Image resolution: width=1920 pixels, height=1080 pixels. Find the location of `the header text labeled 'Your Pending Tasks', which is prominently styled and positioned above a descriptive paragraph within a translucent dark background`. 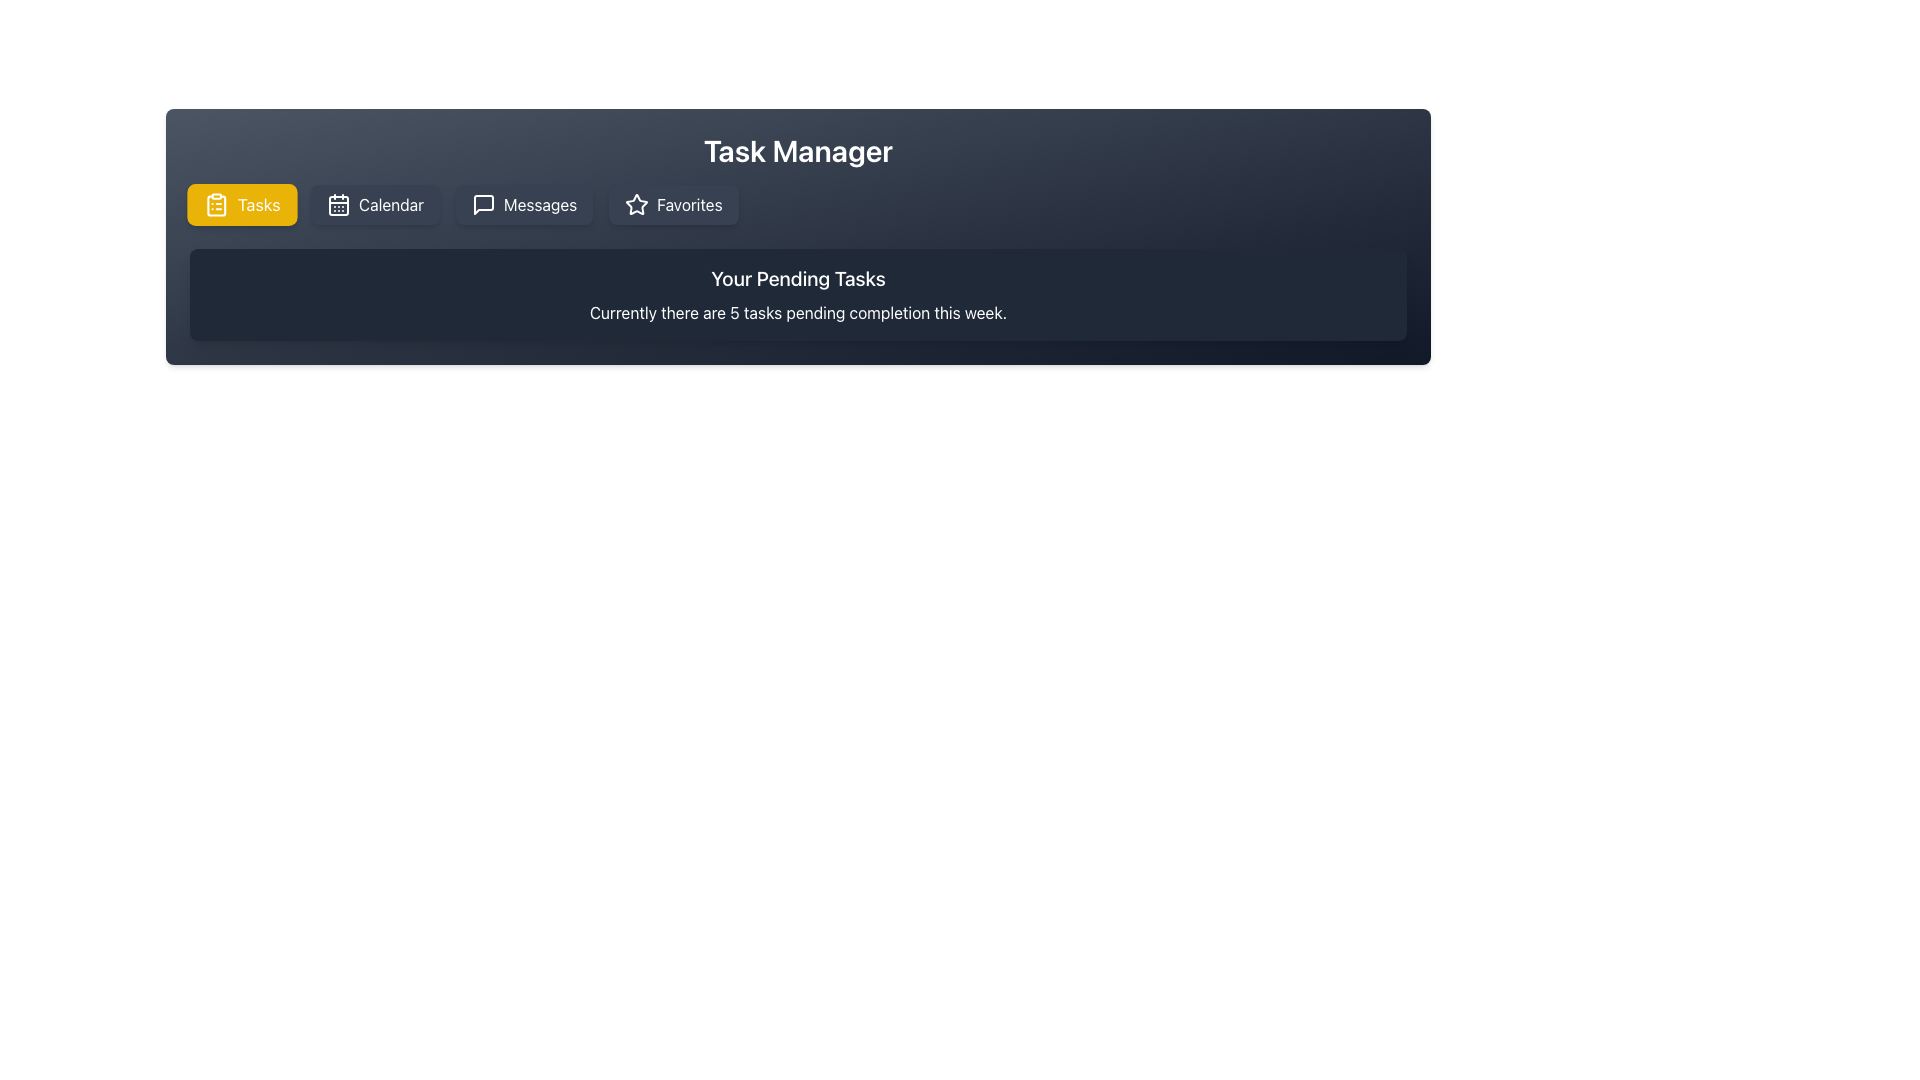

the header text labeled 'Your Pending Tasks', which is prominently styled and positioned above a descriptive paragraph within a translucent dark background is located at coordinates (797, 278).